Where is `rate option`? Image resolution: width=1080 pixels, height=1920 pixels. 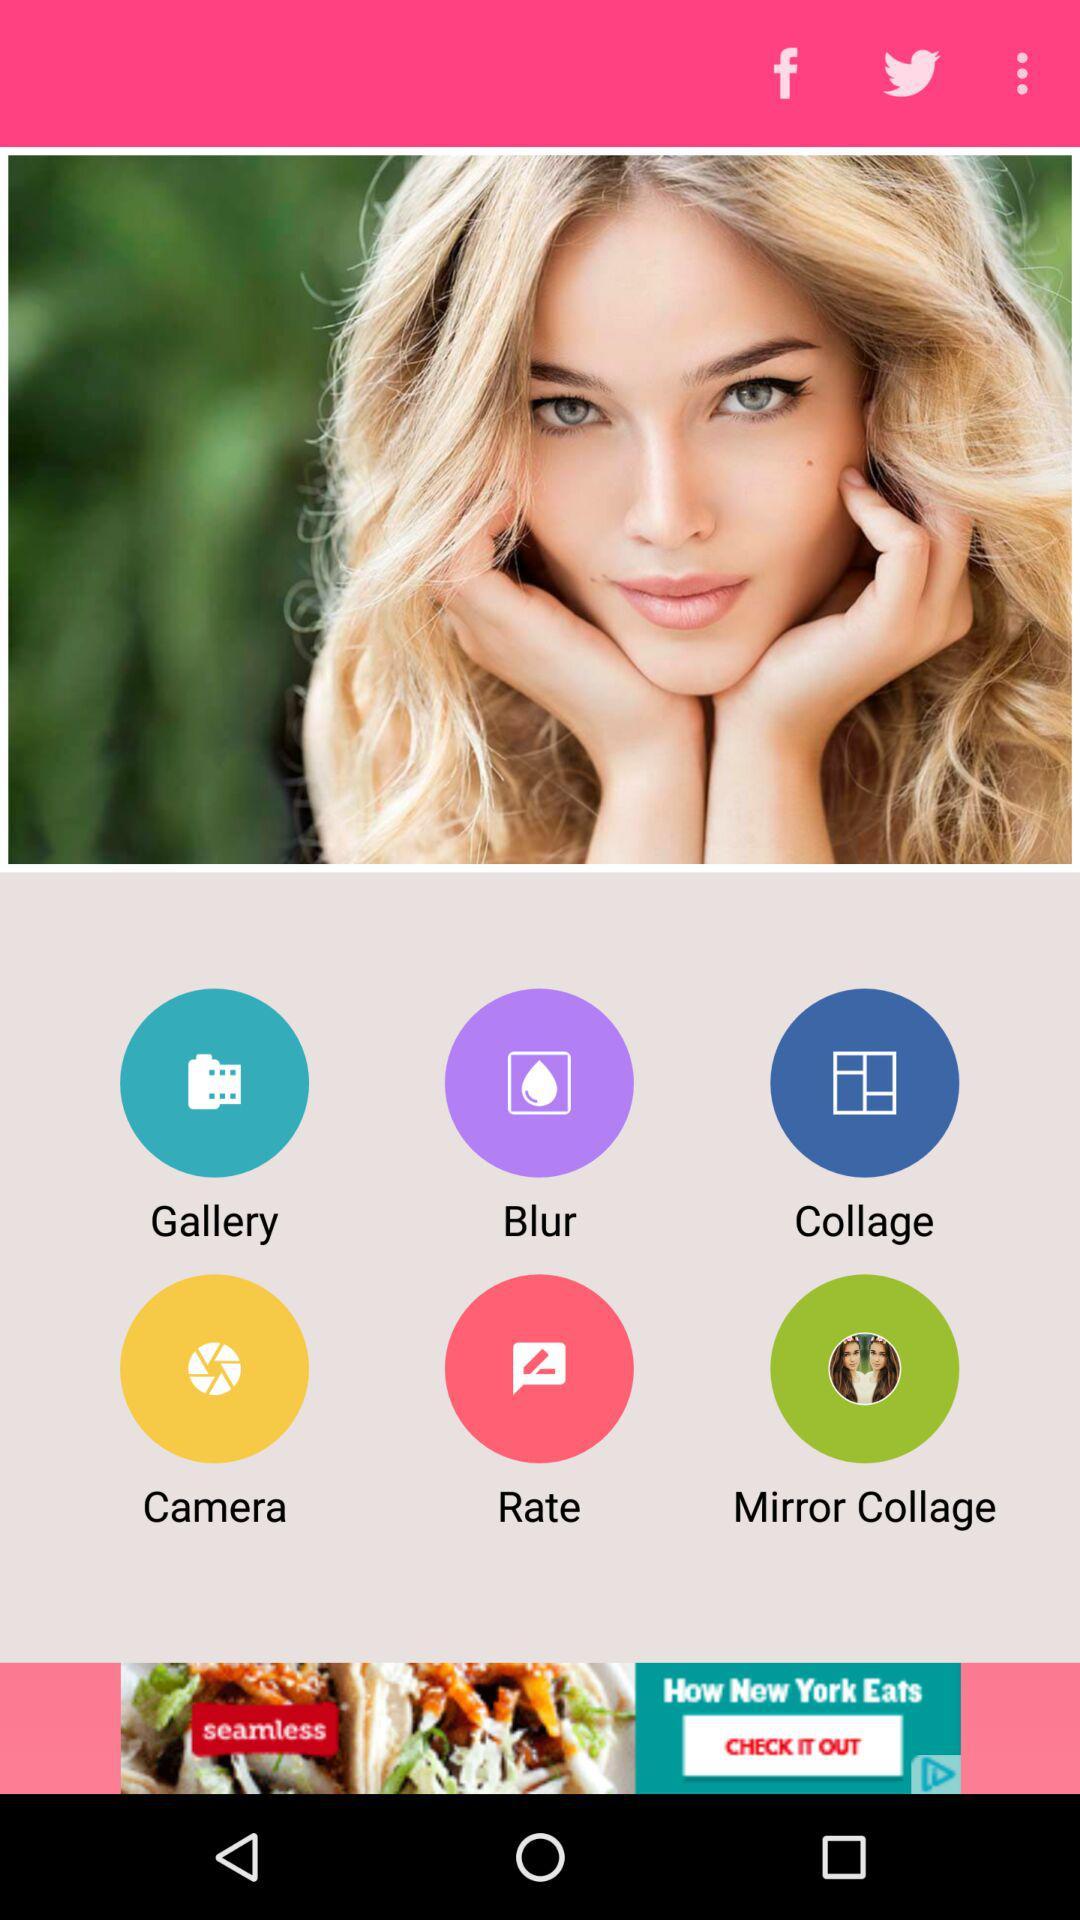
rate option is located at coordinates (538, 1367).